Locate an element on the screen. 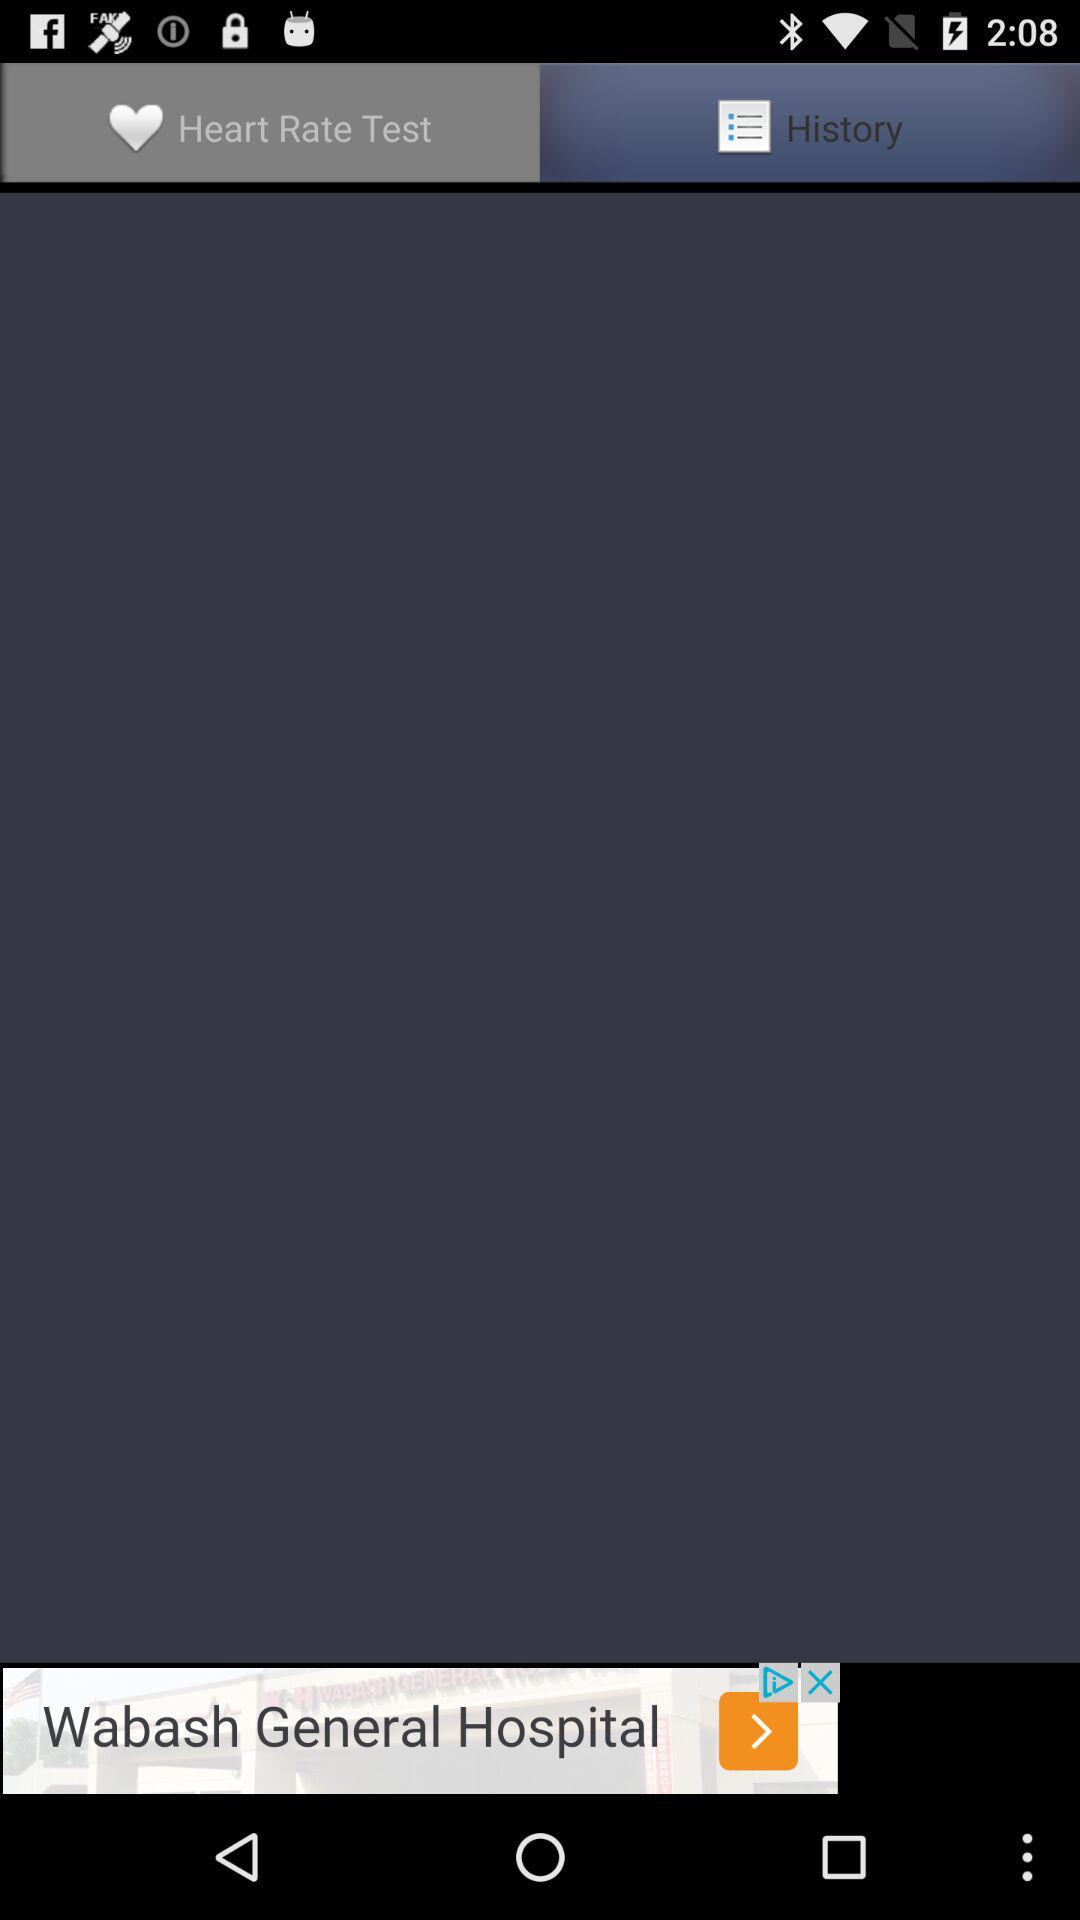 The height and width of the screenshot is (1920, 1080). advertisement is located at coordinates (419, 1727).